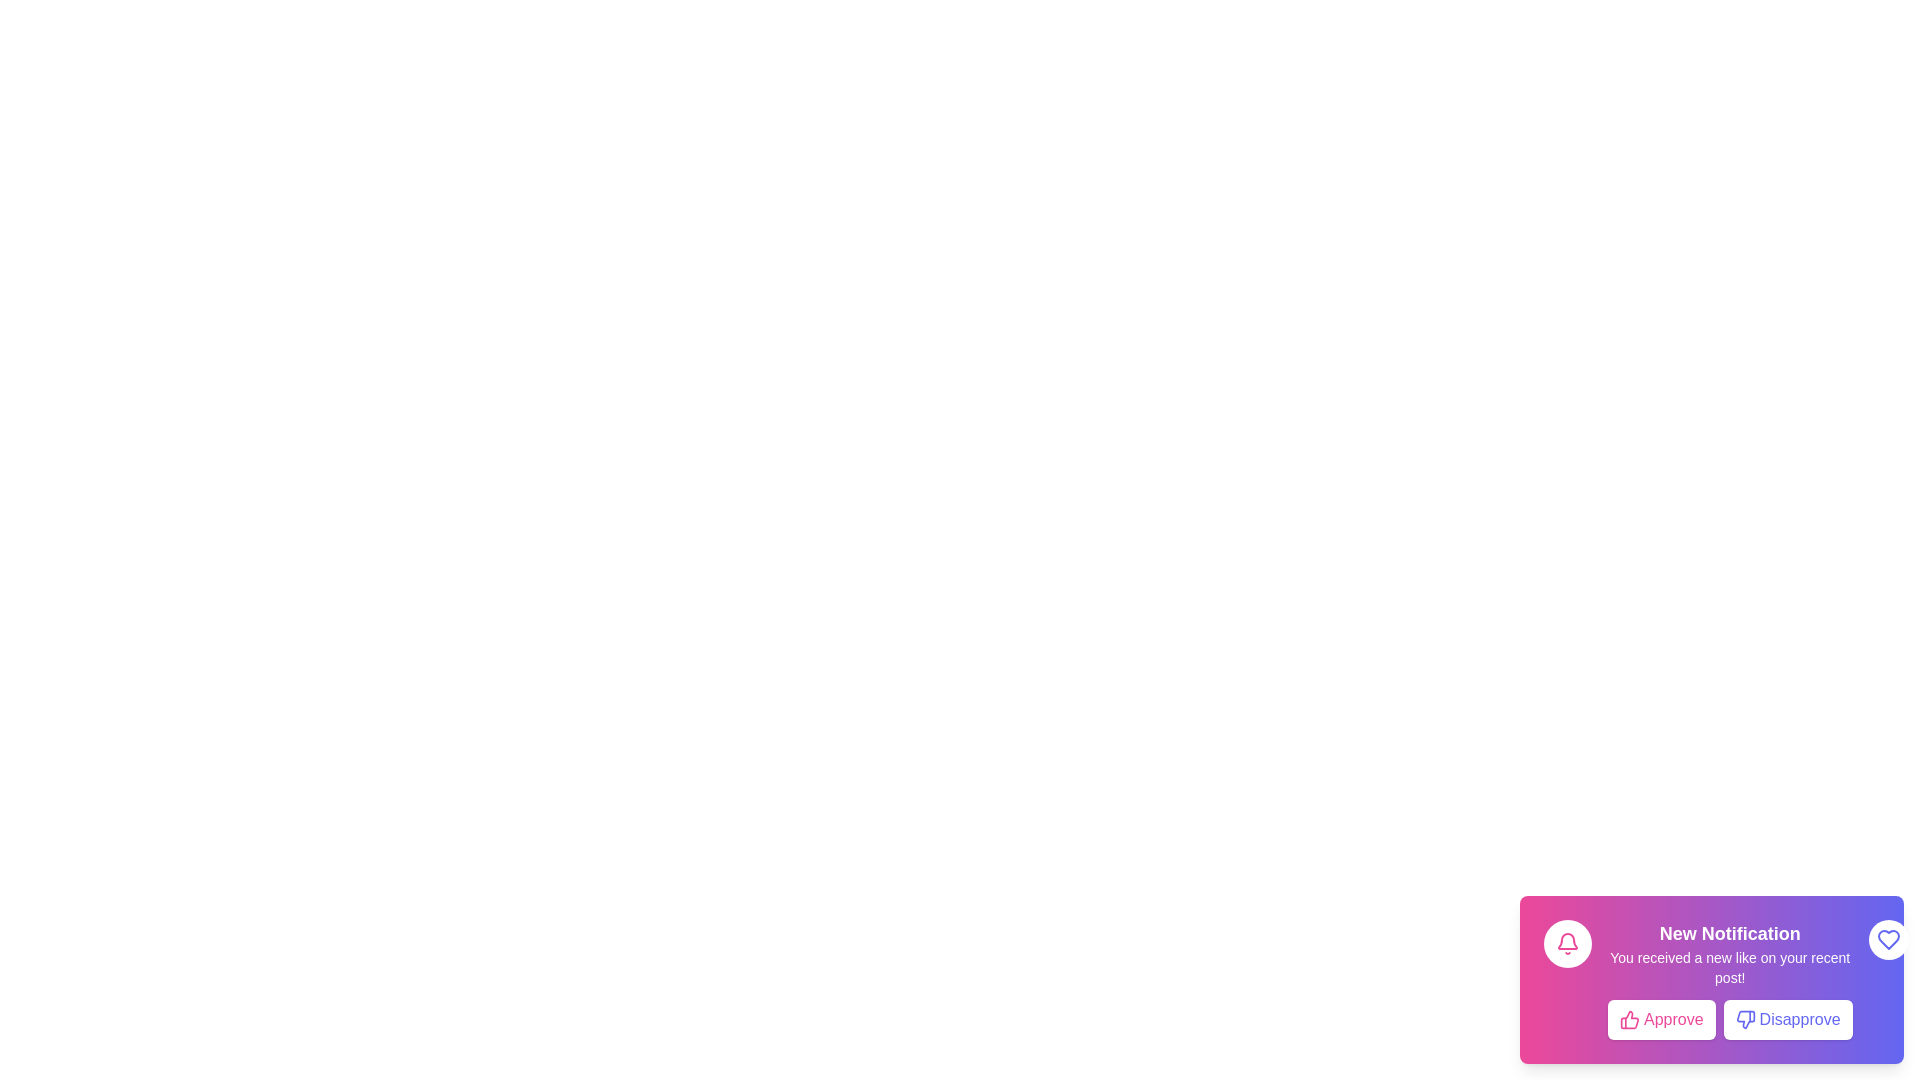  I want to click on the notification body to view its details, so click(1728, 978).